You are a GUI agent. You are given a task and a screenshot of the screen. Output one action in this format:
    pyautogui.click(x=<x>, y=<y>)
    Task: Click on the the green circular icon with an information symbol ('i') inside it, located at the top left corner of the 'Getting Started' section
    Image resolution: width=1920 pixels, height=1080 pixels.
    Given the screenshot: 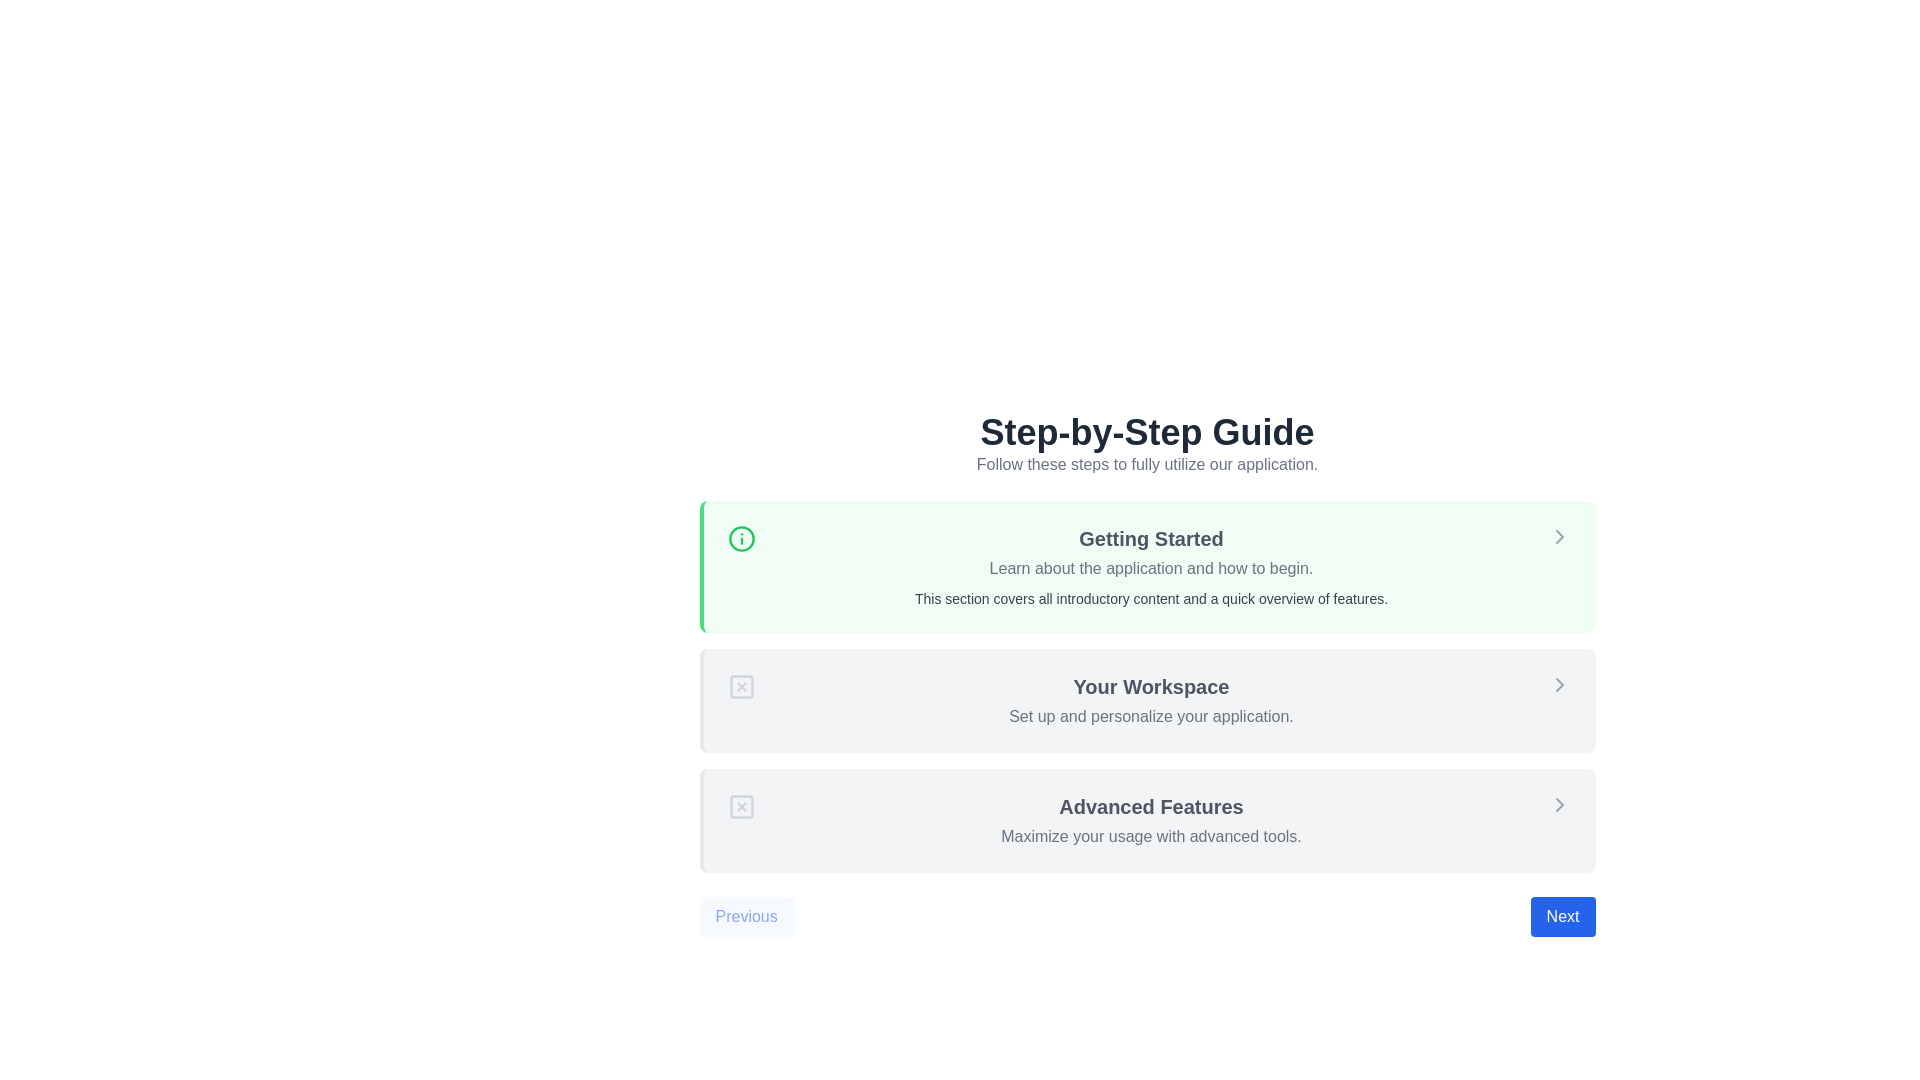 What is the action you would take?
    pyautogui.click(x=740, y=538)
    